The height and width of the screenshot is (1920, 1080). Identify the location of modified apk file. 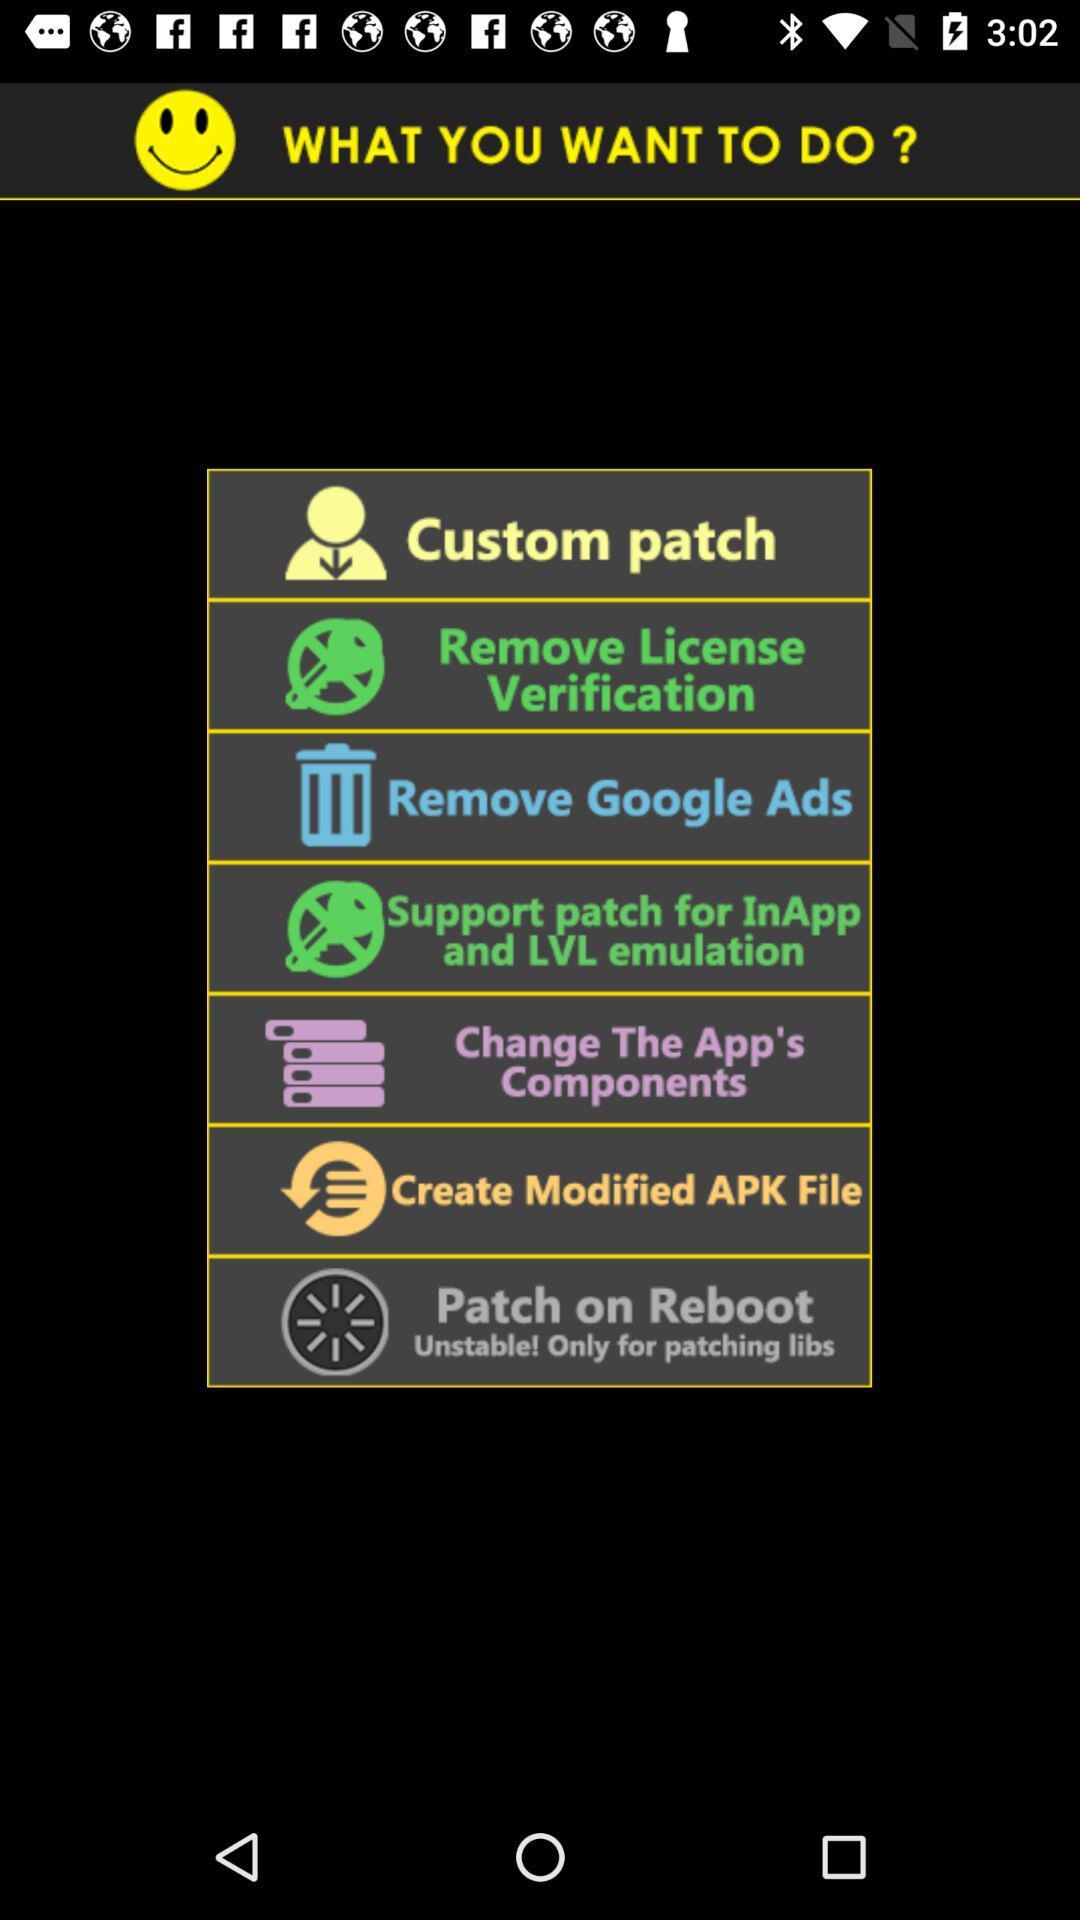
(538, 1190).